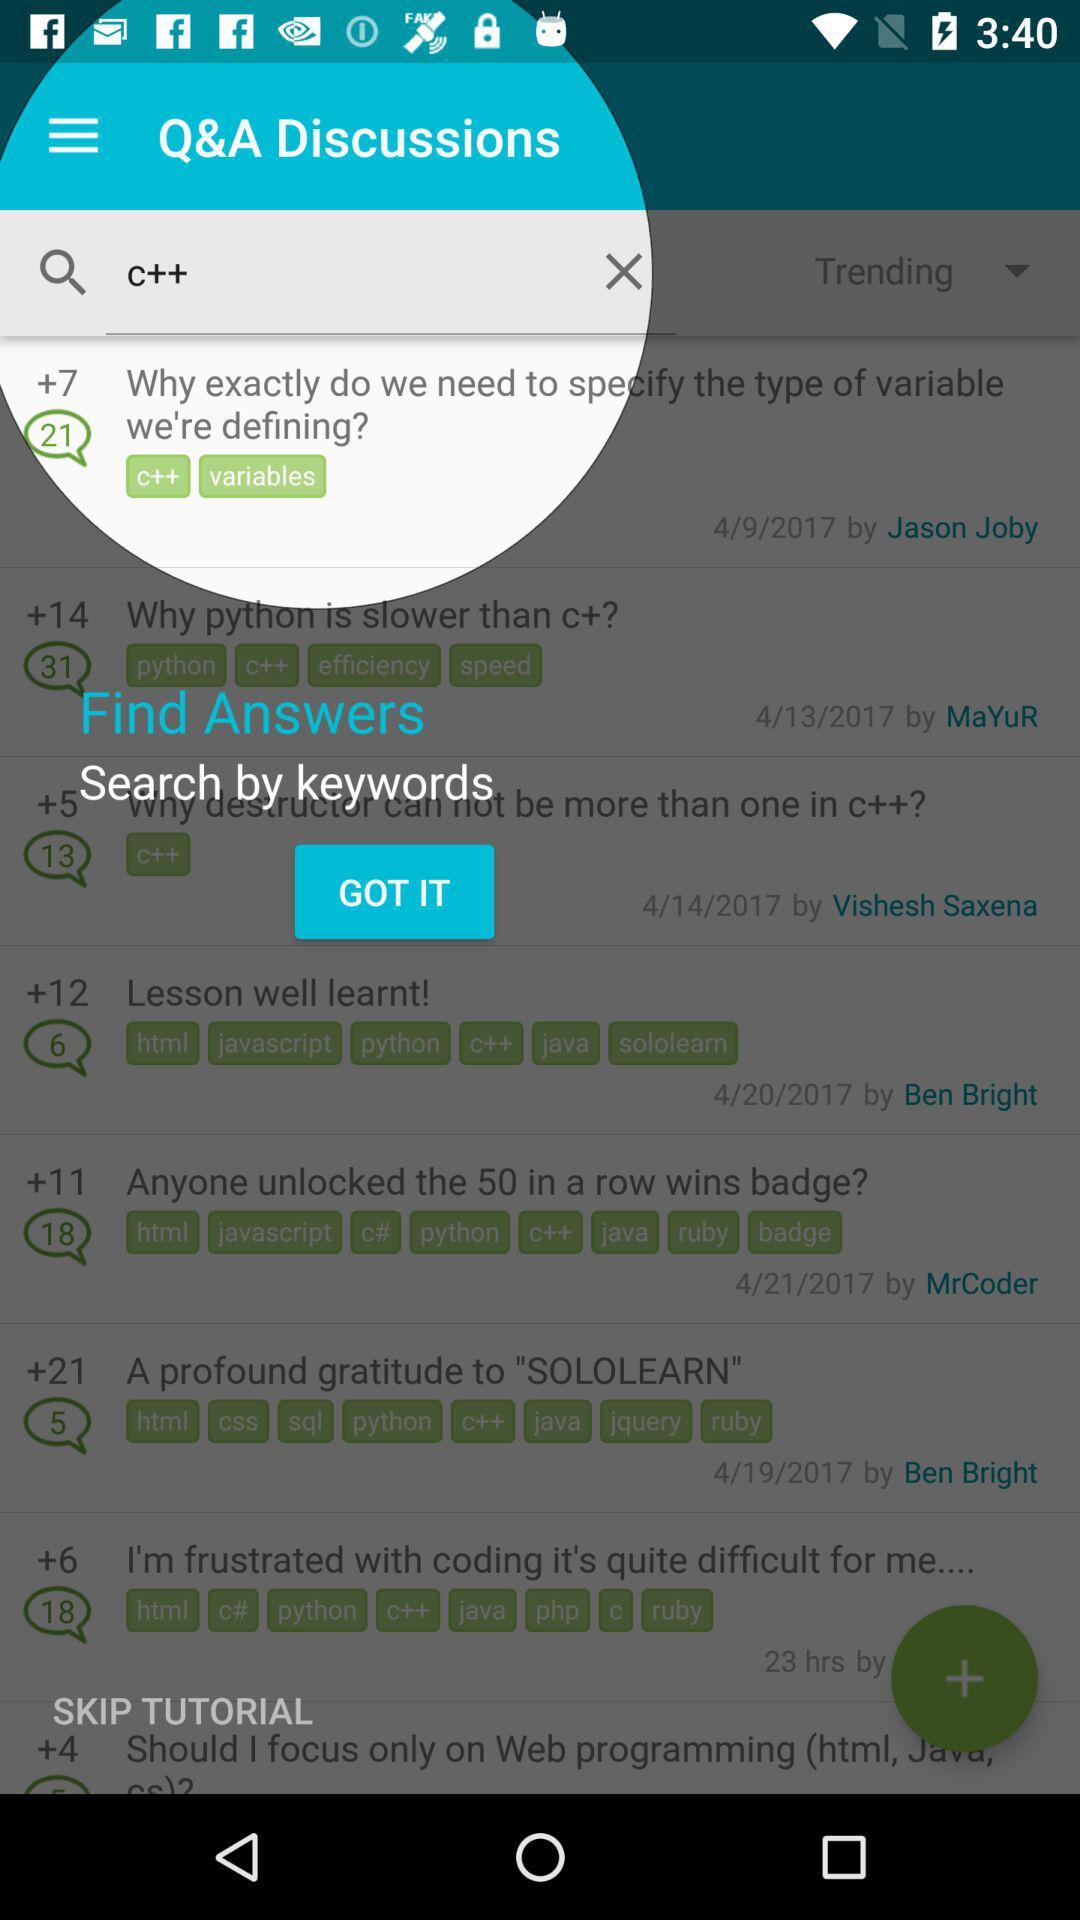 This screenshot has height=1920, width=1080. What do you see at coordinates (623, 270) in the screenshot?
I see `the close icon` at bounding box center [623, 270].